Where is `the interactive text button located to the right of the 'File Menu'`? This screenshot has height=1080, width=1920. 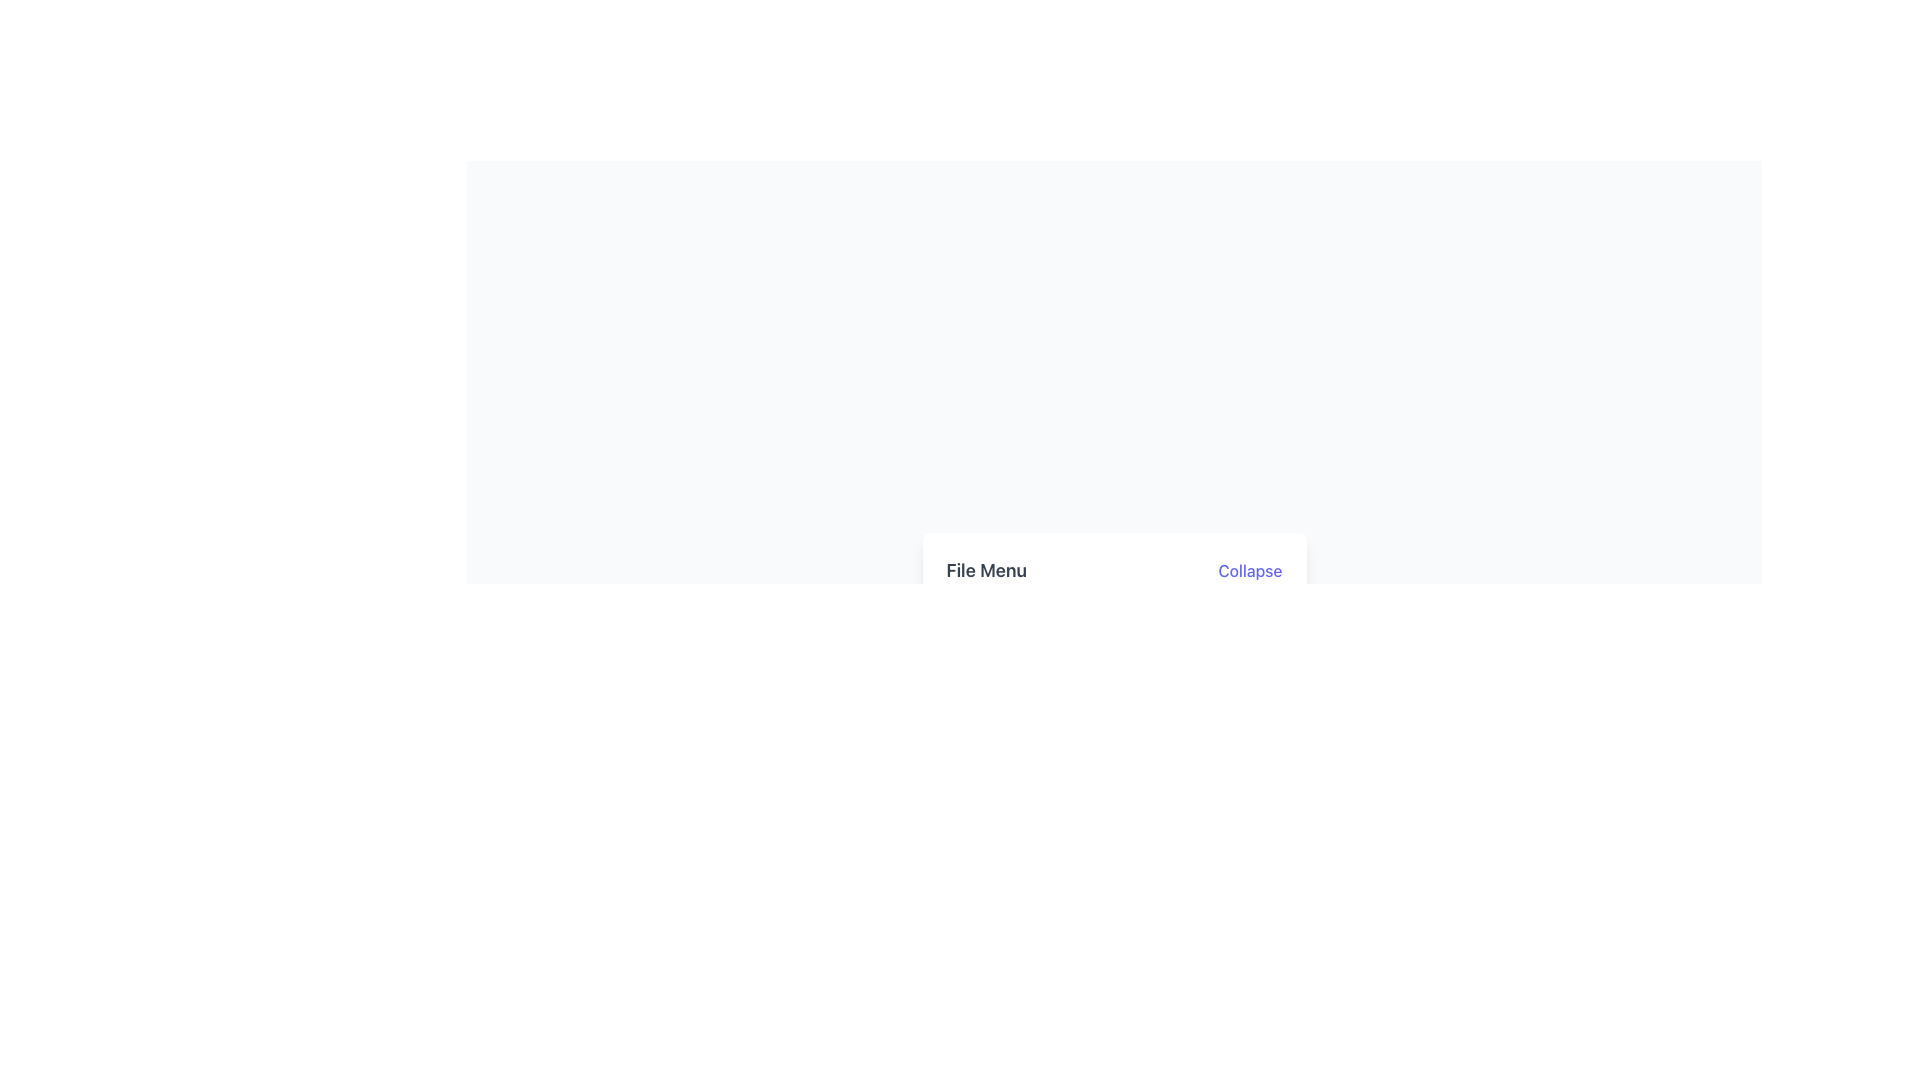
the interactive text button located to the right of the 'File Menu' is located at coordinates (1249, 570).